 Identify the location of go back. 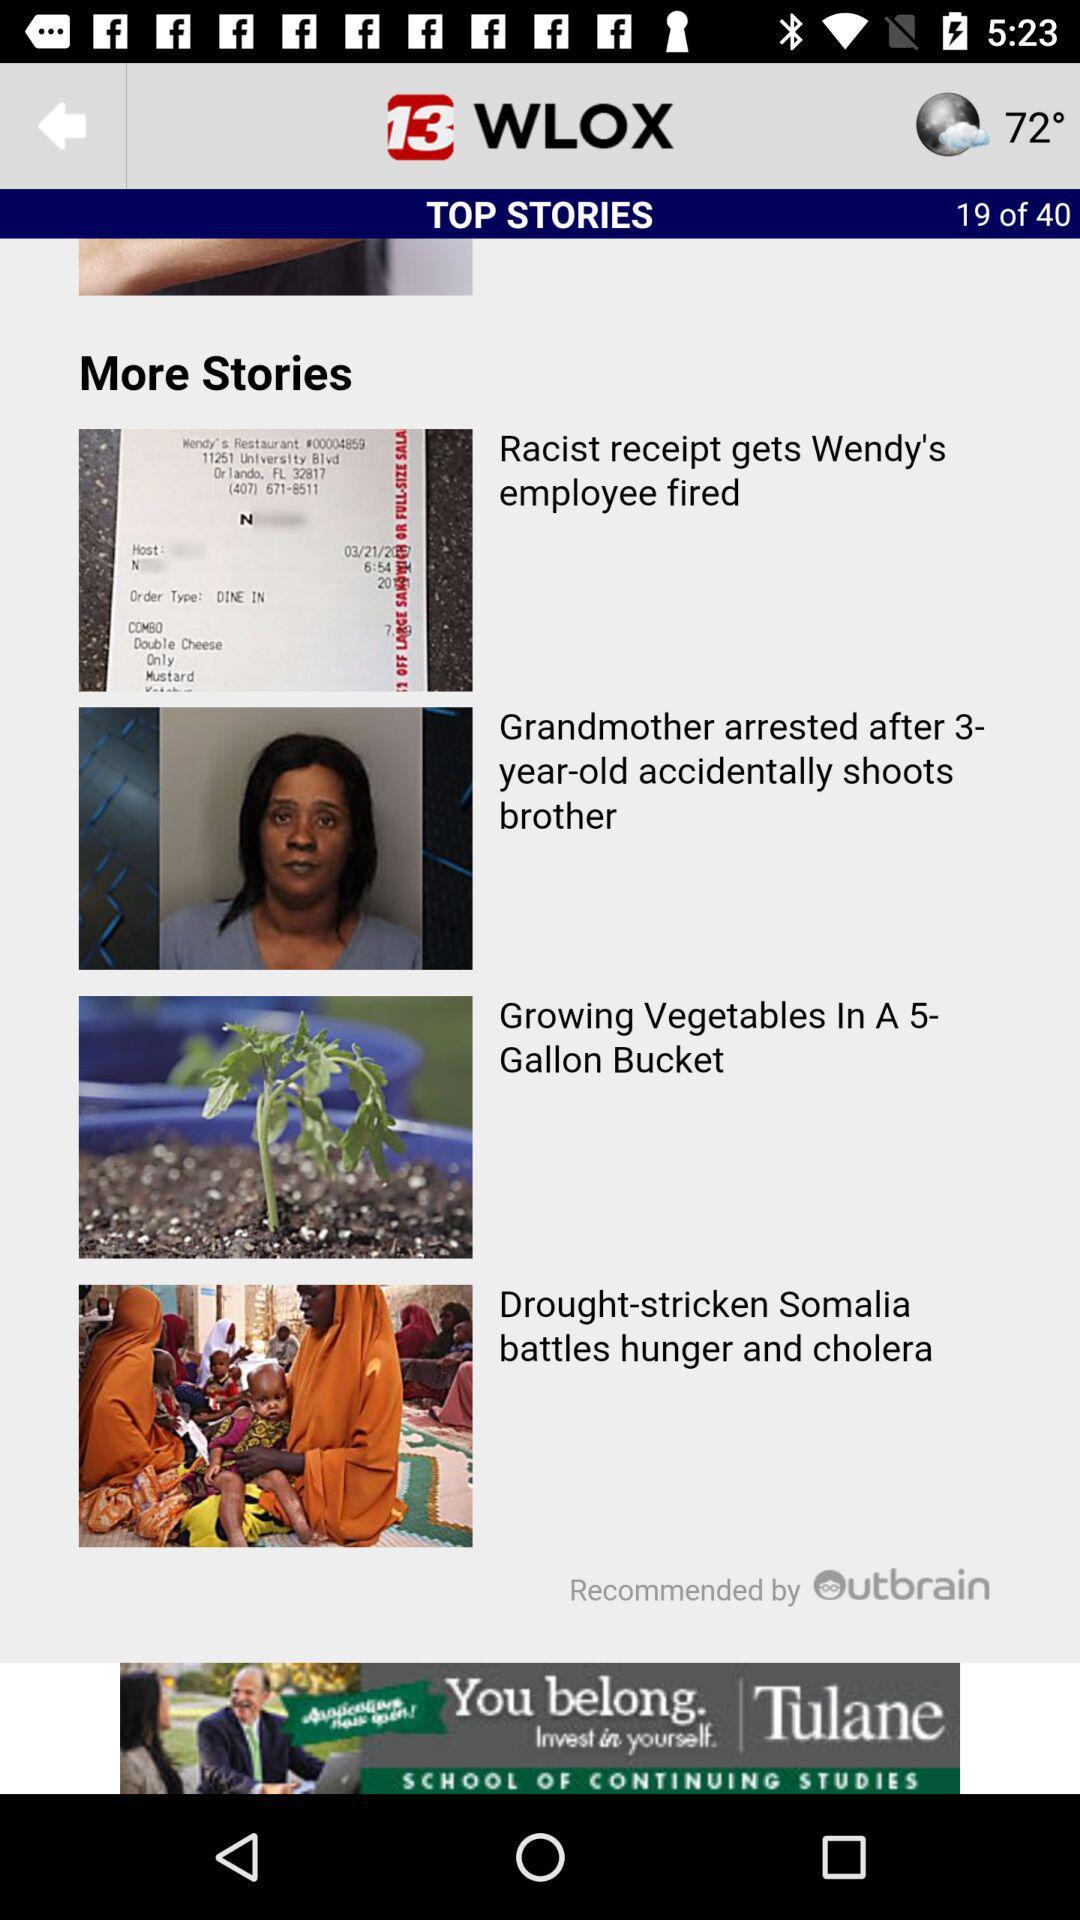
(61, 124).